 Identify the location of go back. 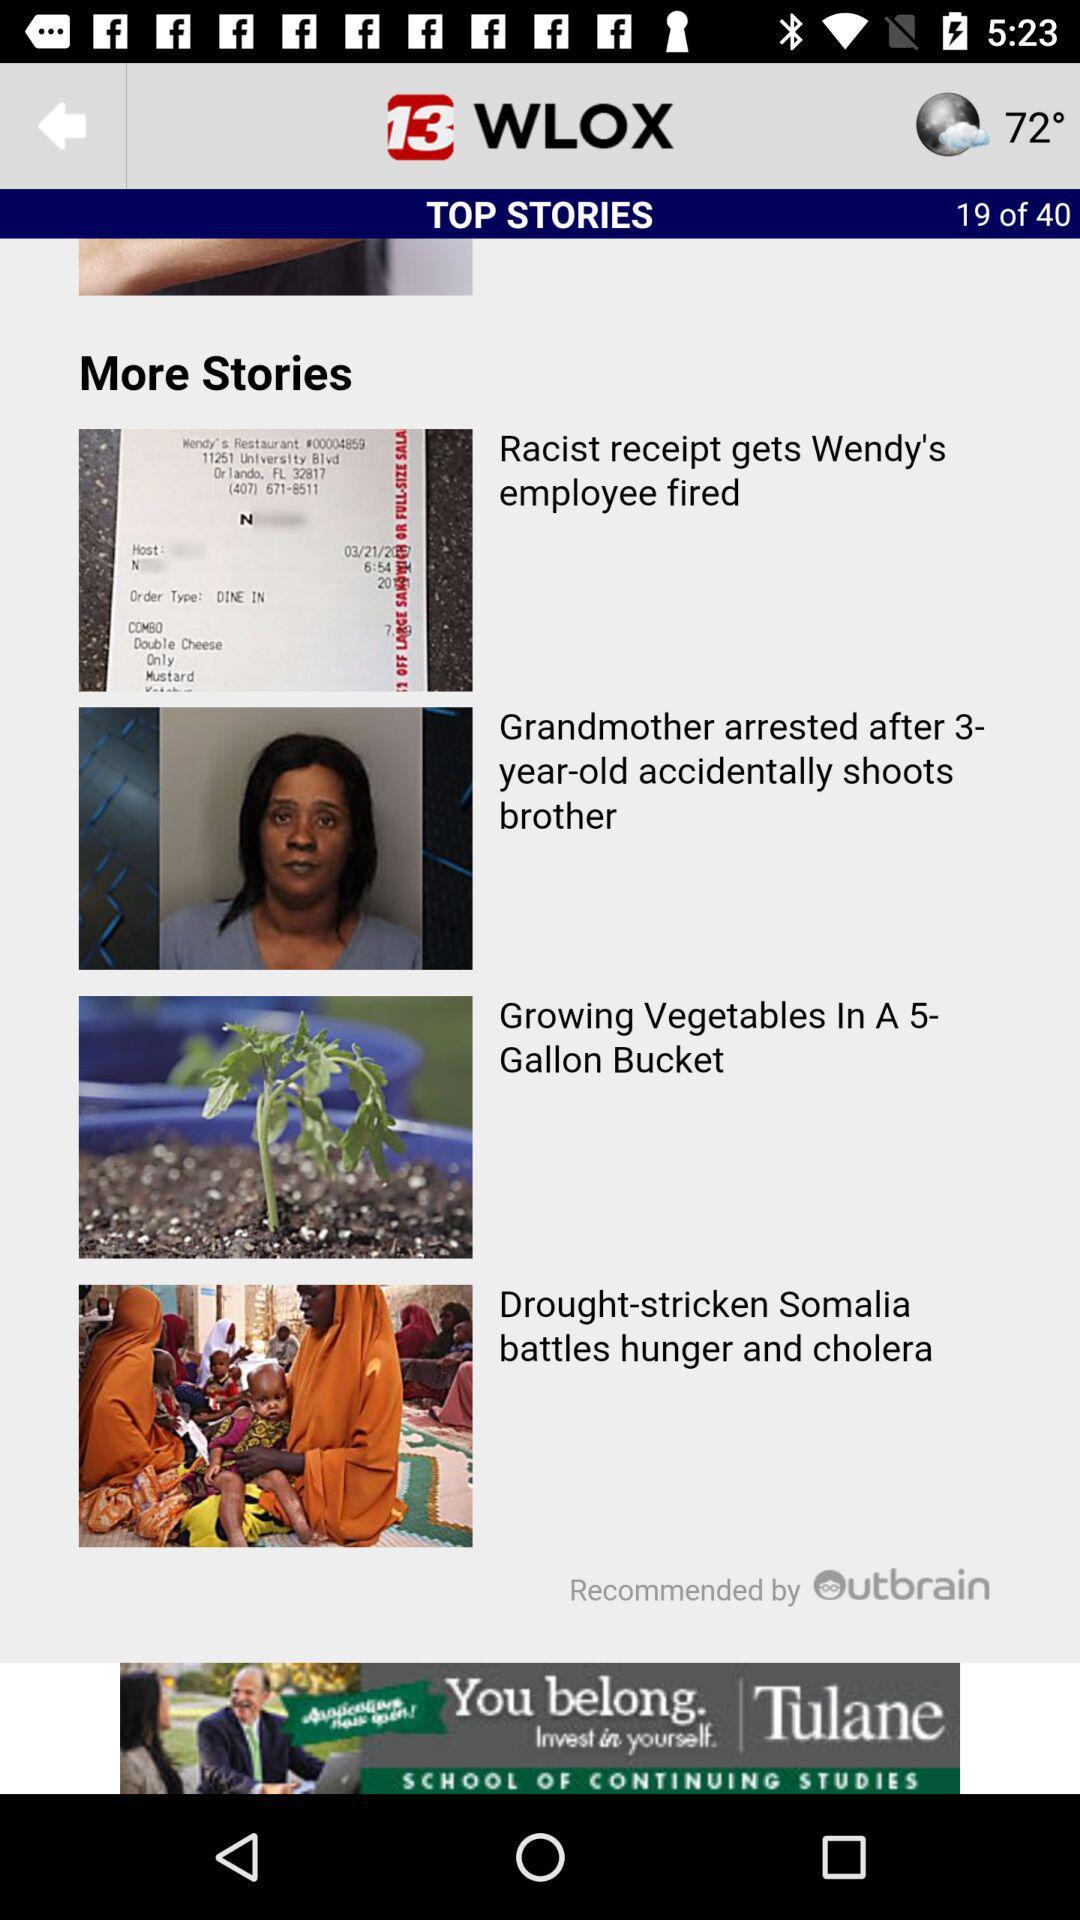
(61, 124).